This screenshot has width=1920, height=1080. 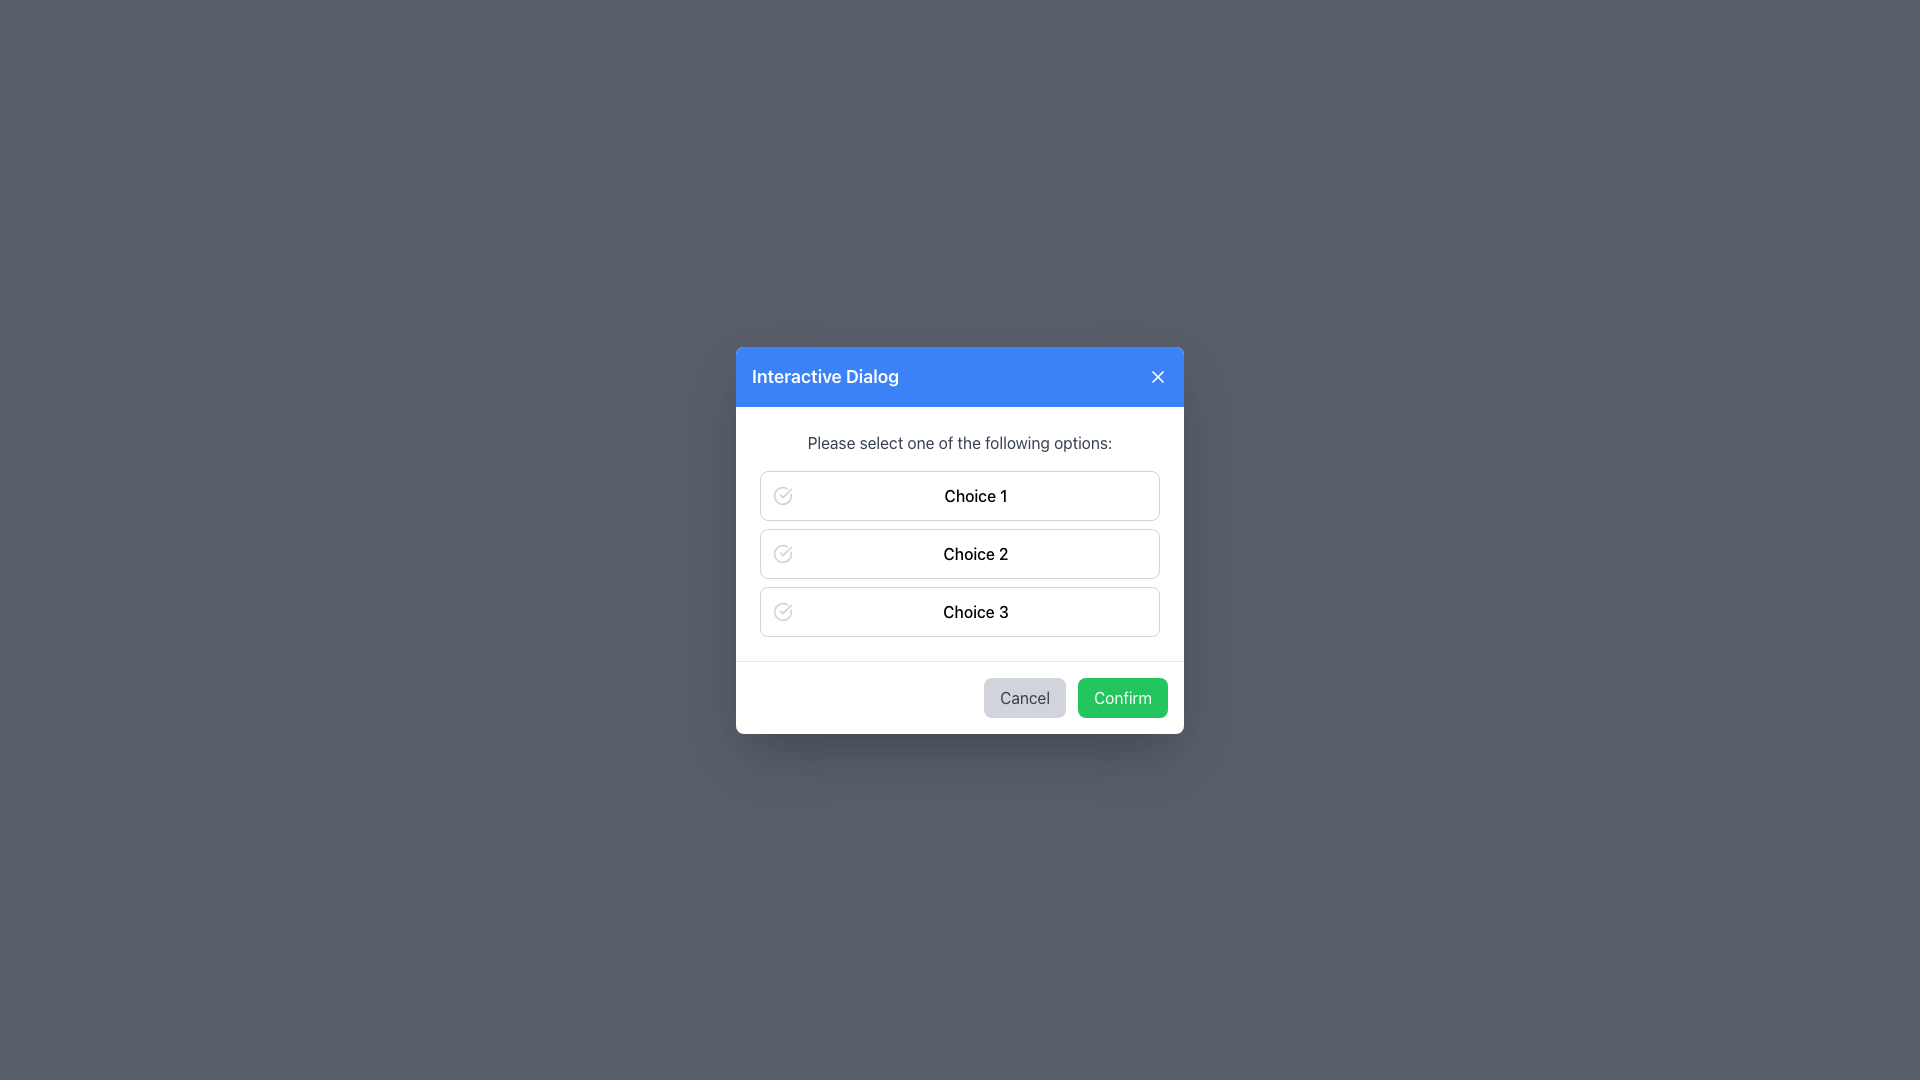 What do you see at coordinates (1123, 696) in the screenshot?
I see `the 'Confirm' button, which is a rectangular button with rounded corners and styled with a green background and white text, to change its background color` at bounding box center [1123, 696].